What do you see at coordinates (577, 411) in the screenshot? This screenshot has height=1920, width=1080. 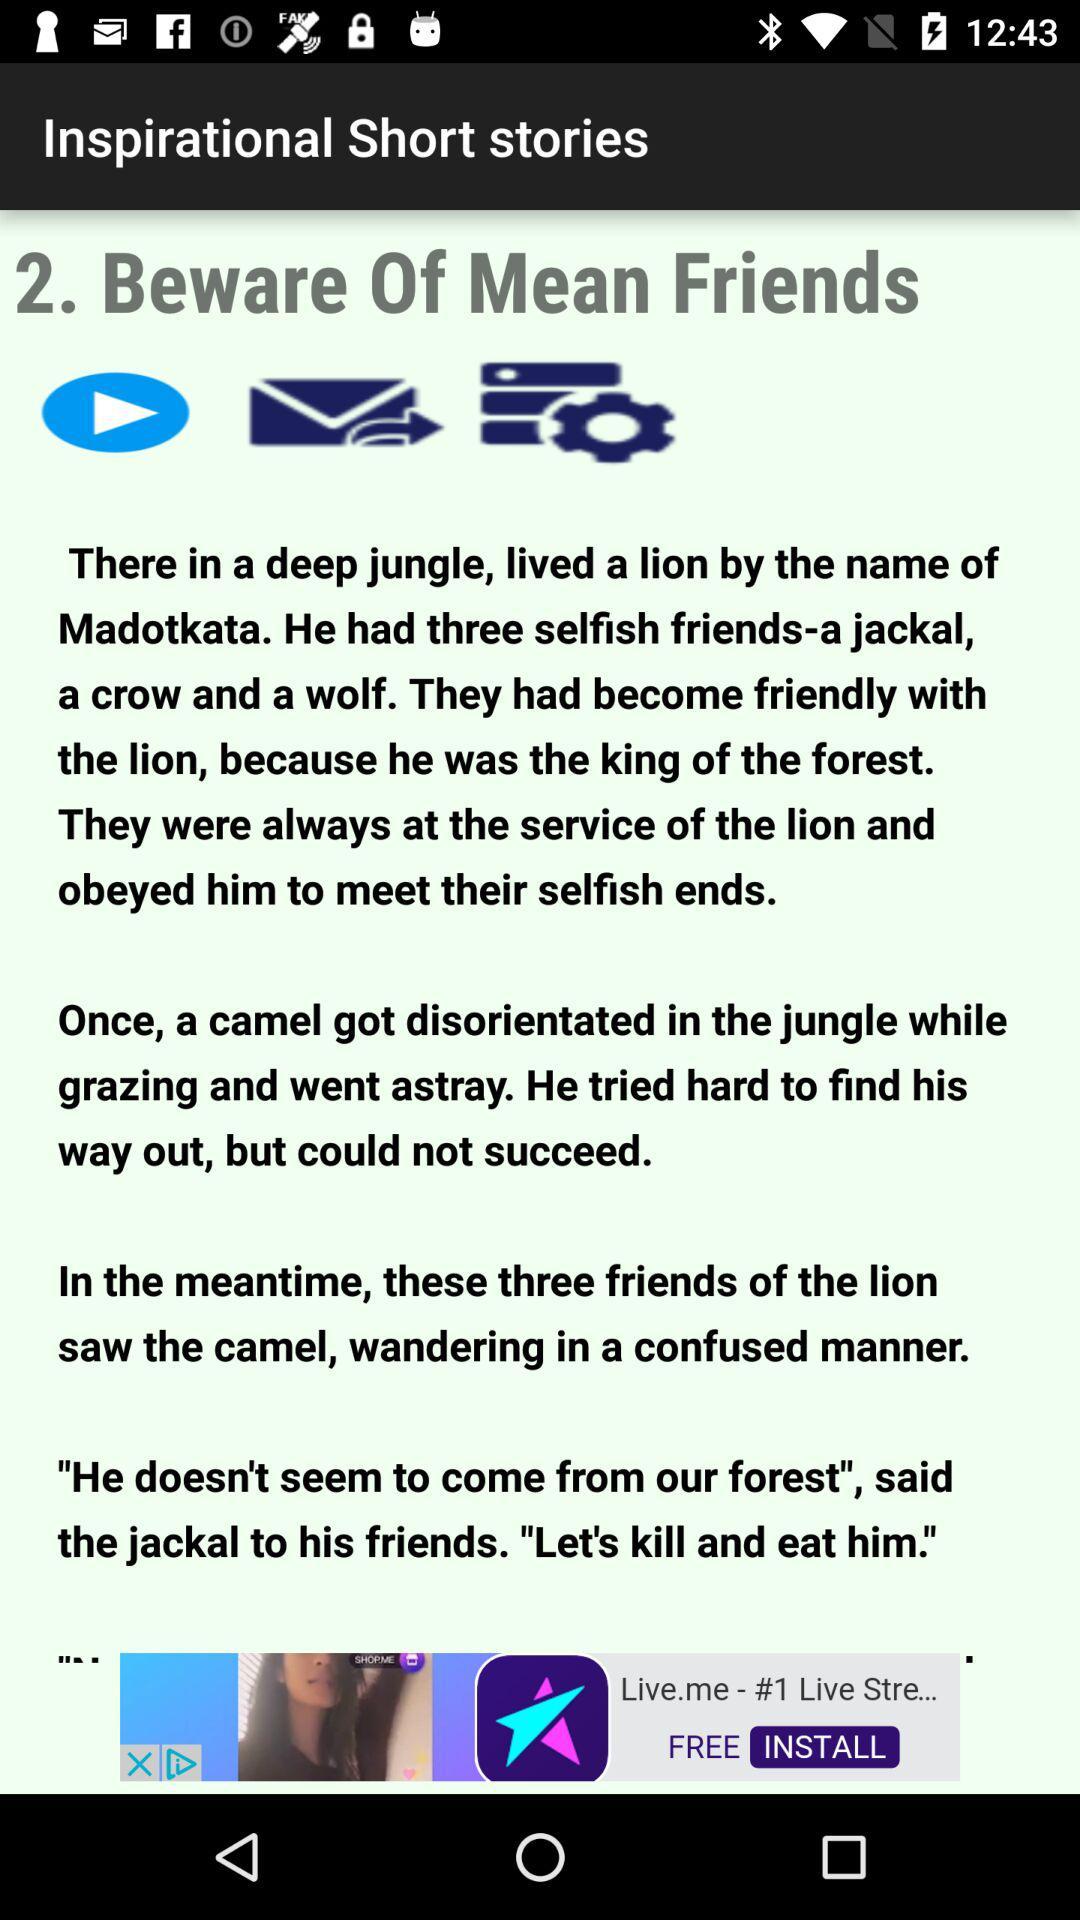 I see `options menu` at bounding box center [577, 411].